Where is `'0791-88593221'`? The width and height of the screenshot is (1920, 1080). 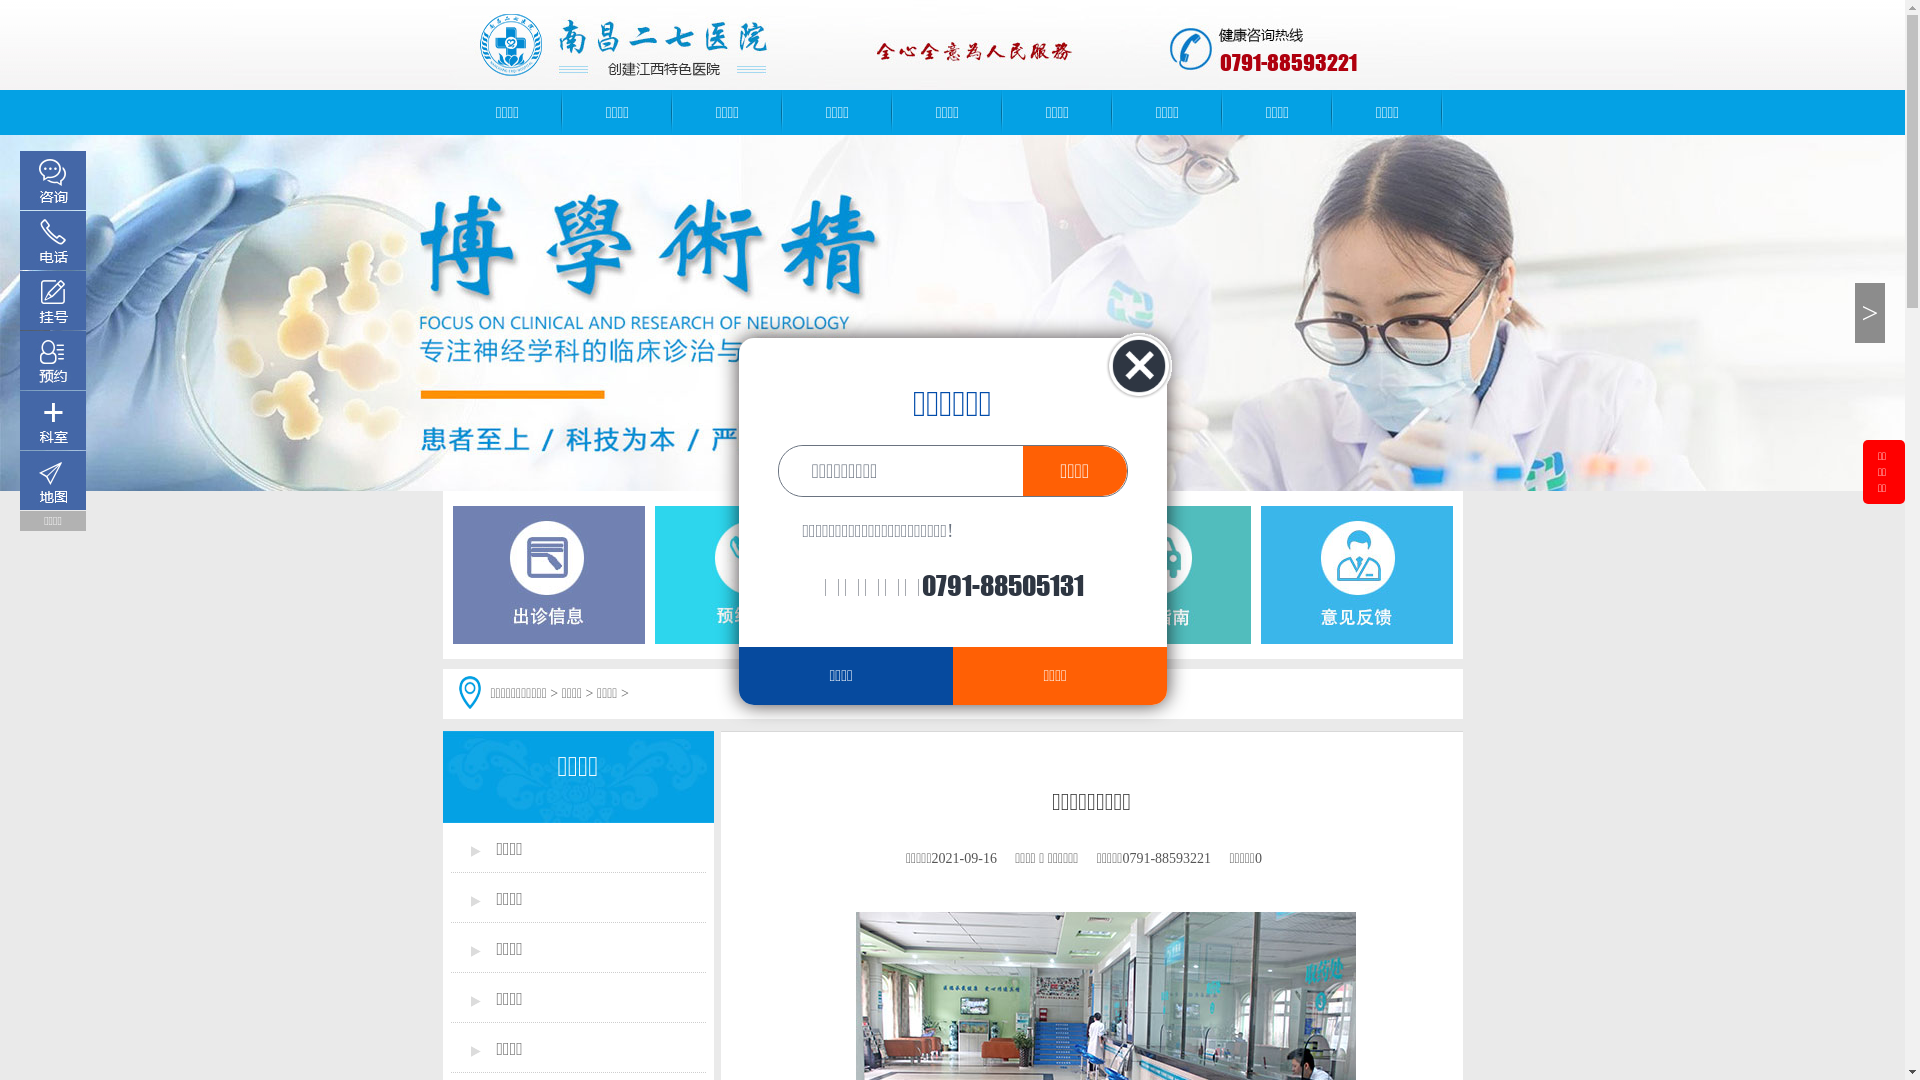
'0791-88593221' is located at coordinates (1288, 61).